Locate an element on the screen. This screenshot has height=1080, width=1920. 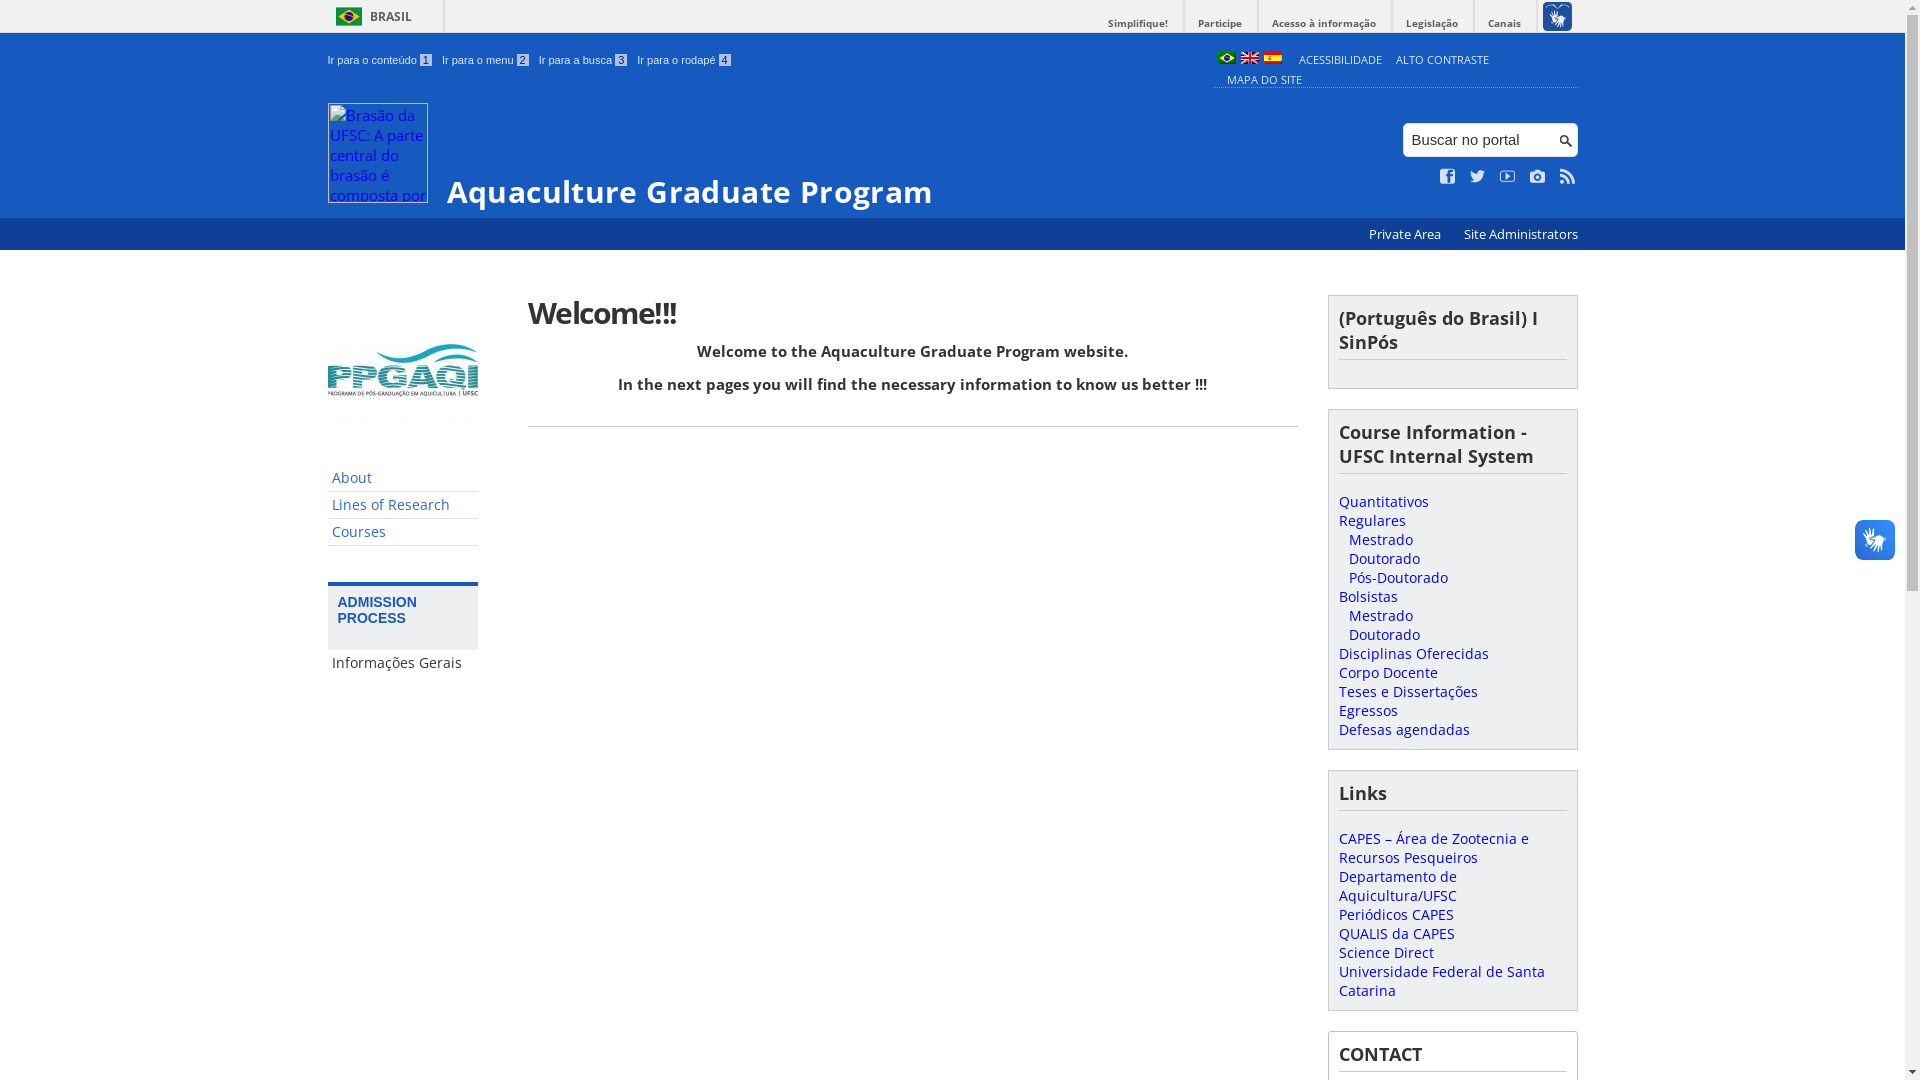
'Ir para a busca 3' is located at coordinates (582, 59).